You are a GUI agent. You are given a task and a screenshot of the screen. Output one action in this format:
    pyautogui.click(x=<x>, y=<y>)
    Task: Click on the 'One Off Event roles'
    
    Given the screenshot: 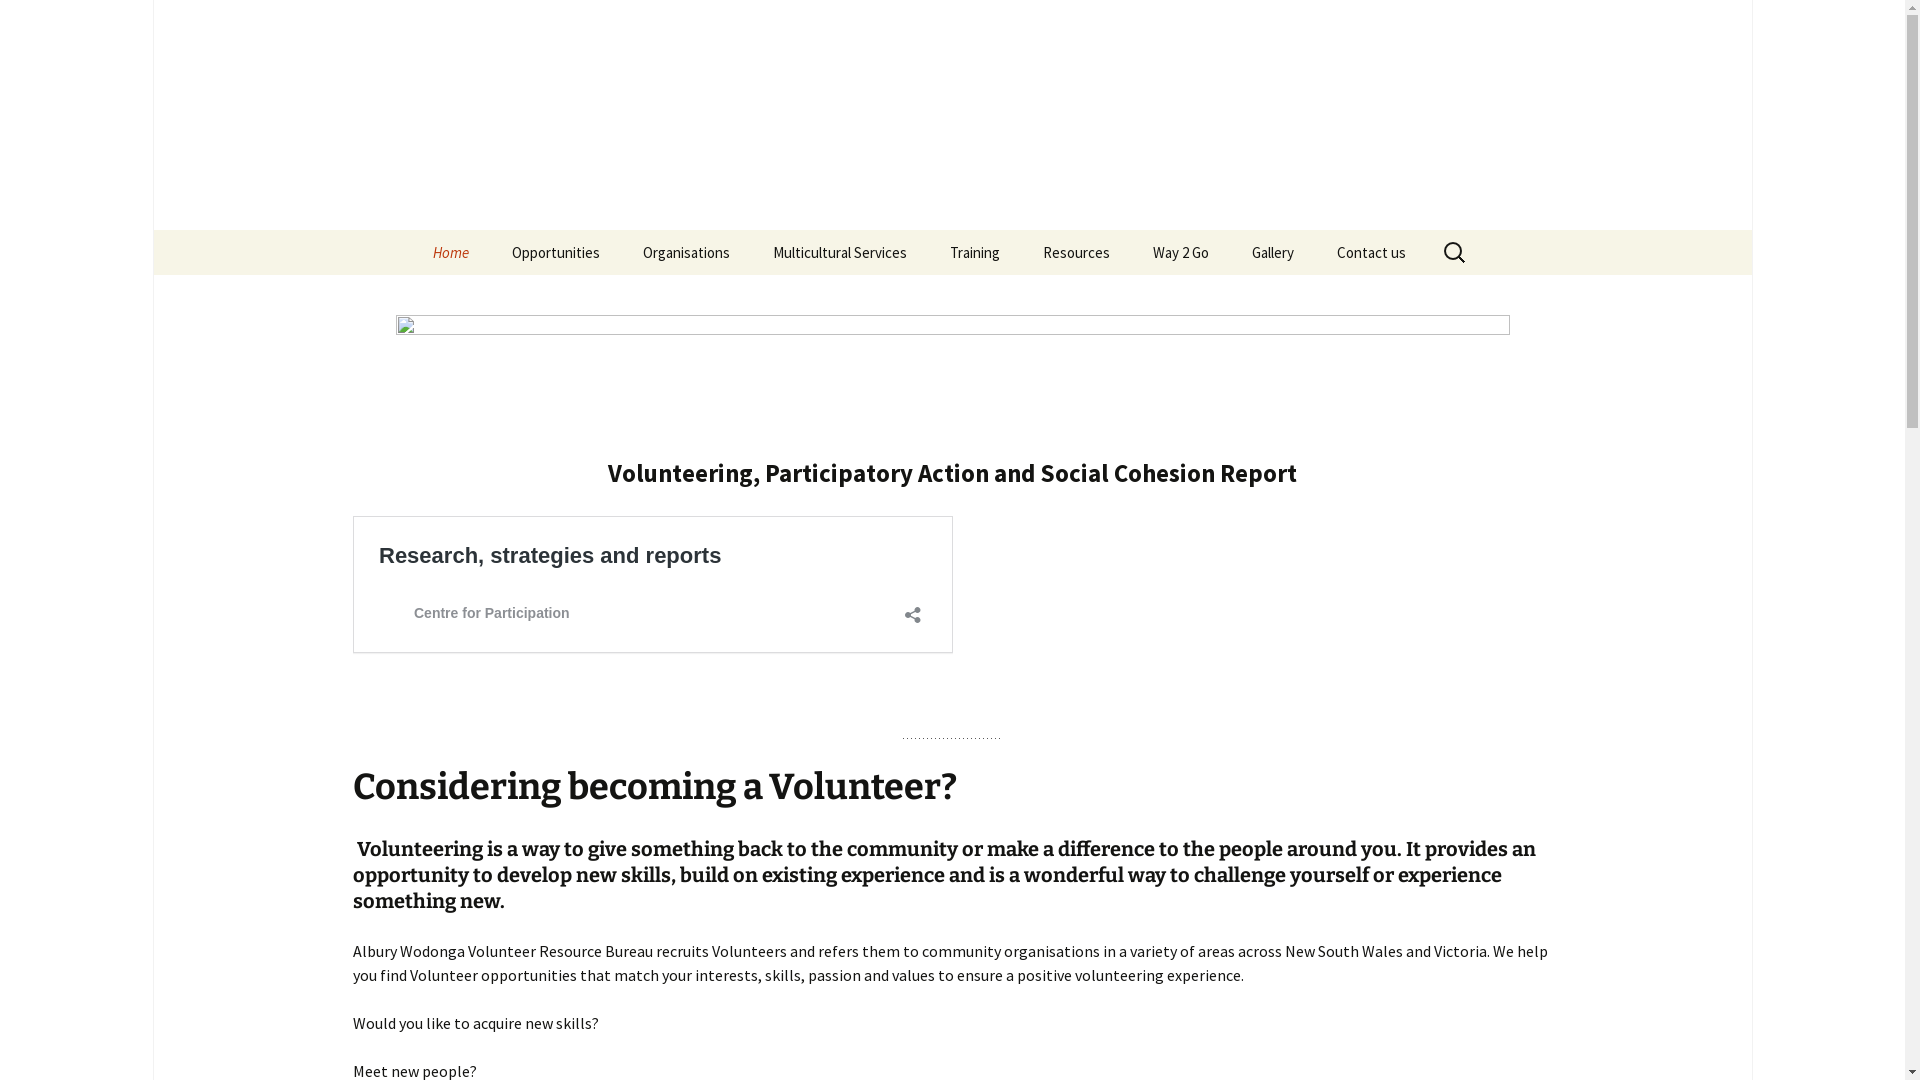 What is the action you would take?
    pyautogui.click(x=590, y=297)
    